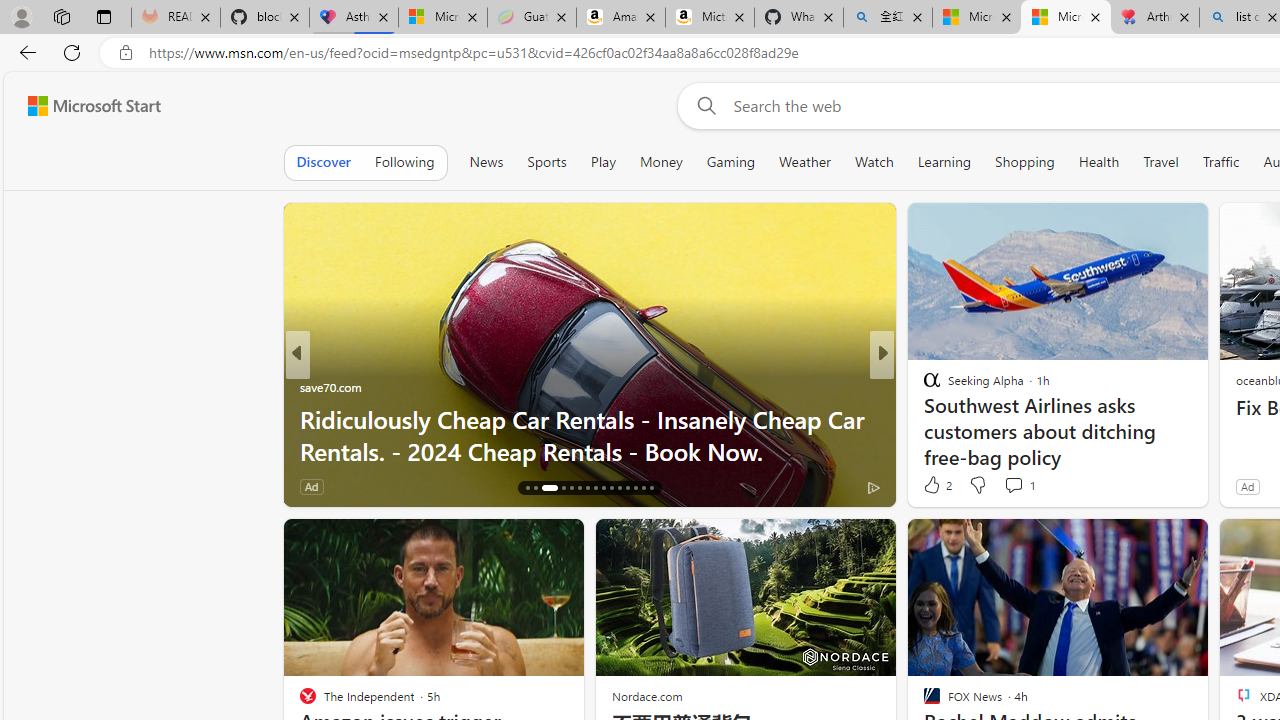 This screenshot has width=1280, height=720. What do you see at coordinates (543, 488) in the screenshot?
I see `'AutomationID: tab-18'` at bounding box center [543, 488].